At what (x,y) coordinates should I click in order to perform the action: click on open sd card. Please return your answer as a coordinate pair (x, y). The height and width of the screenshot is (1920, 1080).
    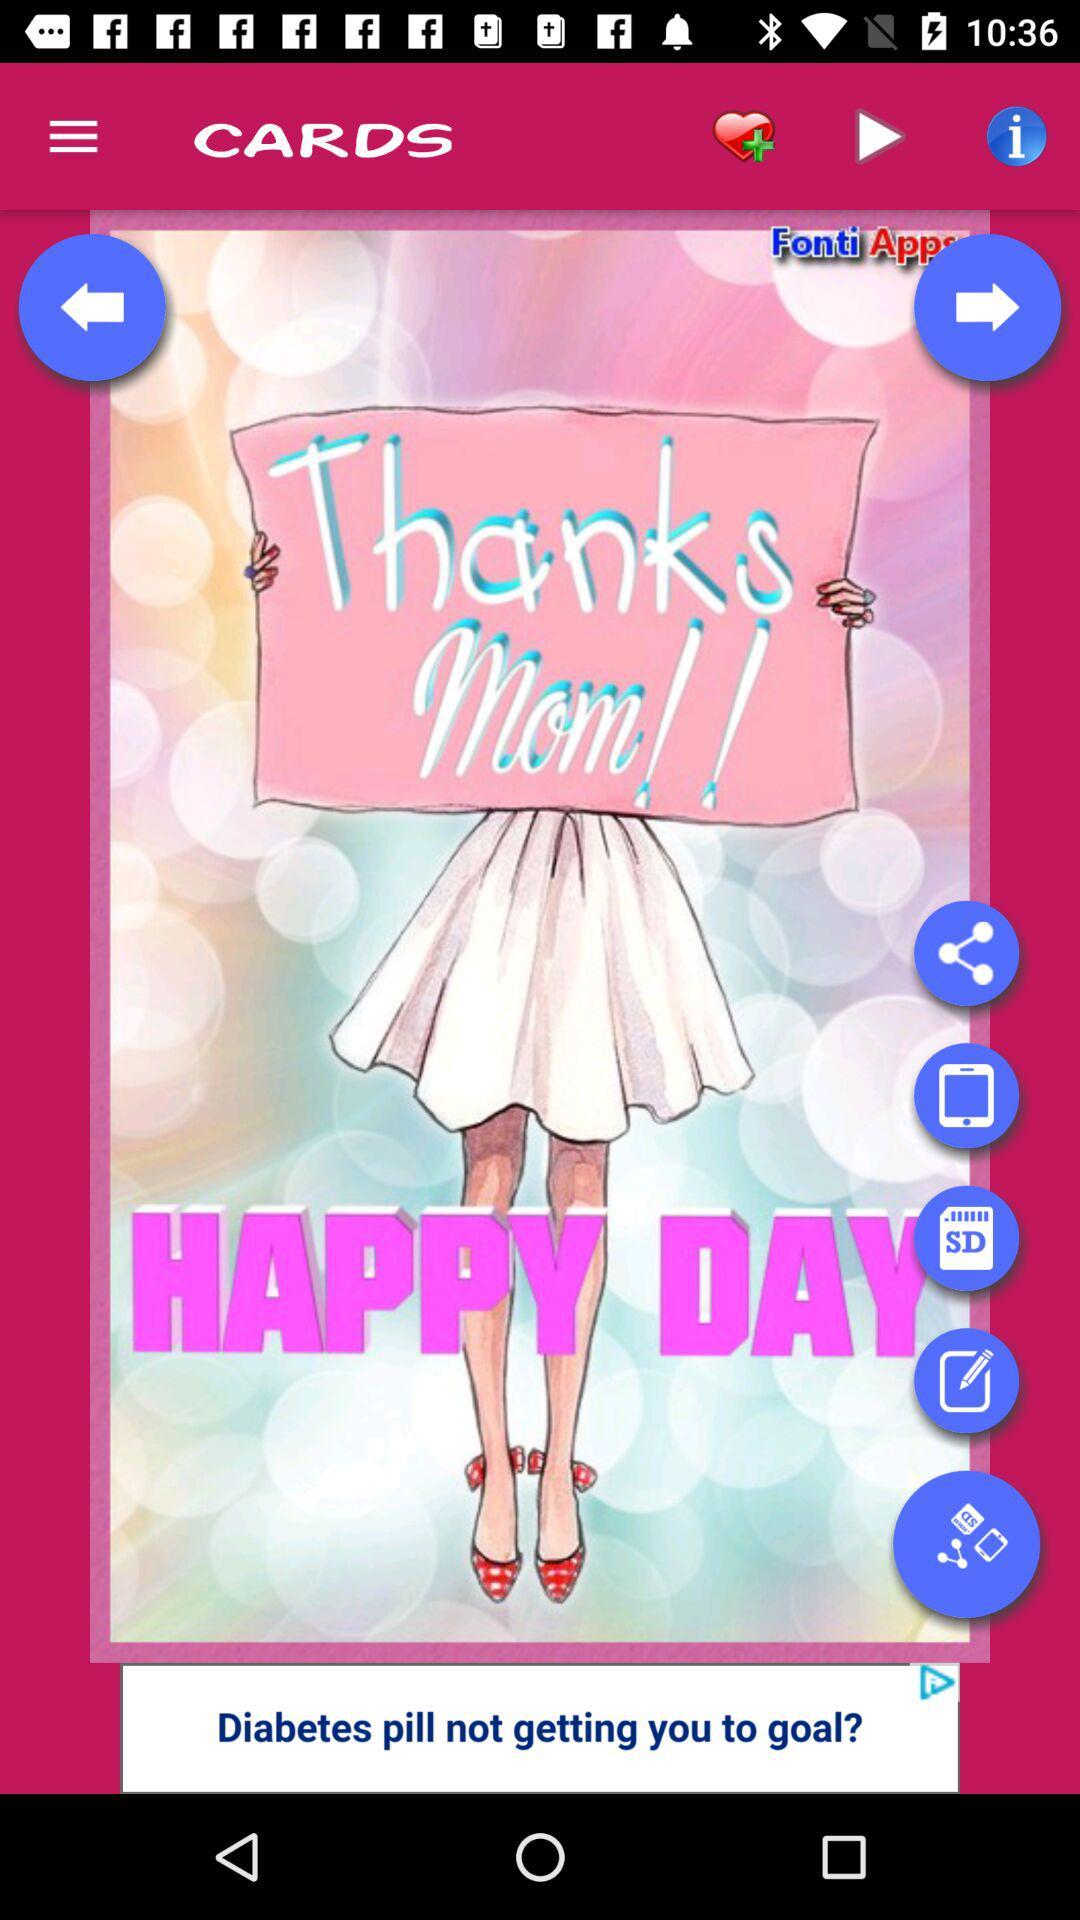
    Looking at the image, I should click on (965, 1237).